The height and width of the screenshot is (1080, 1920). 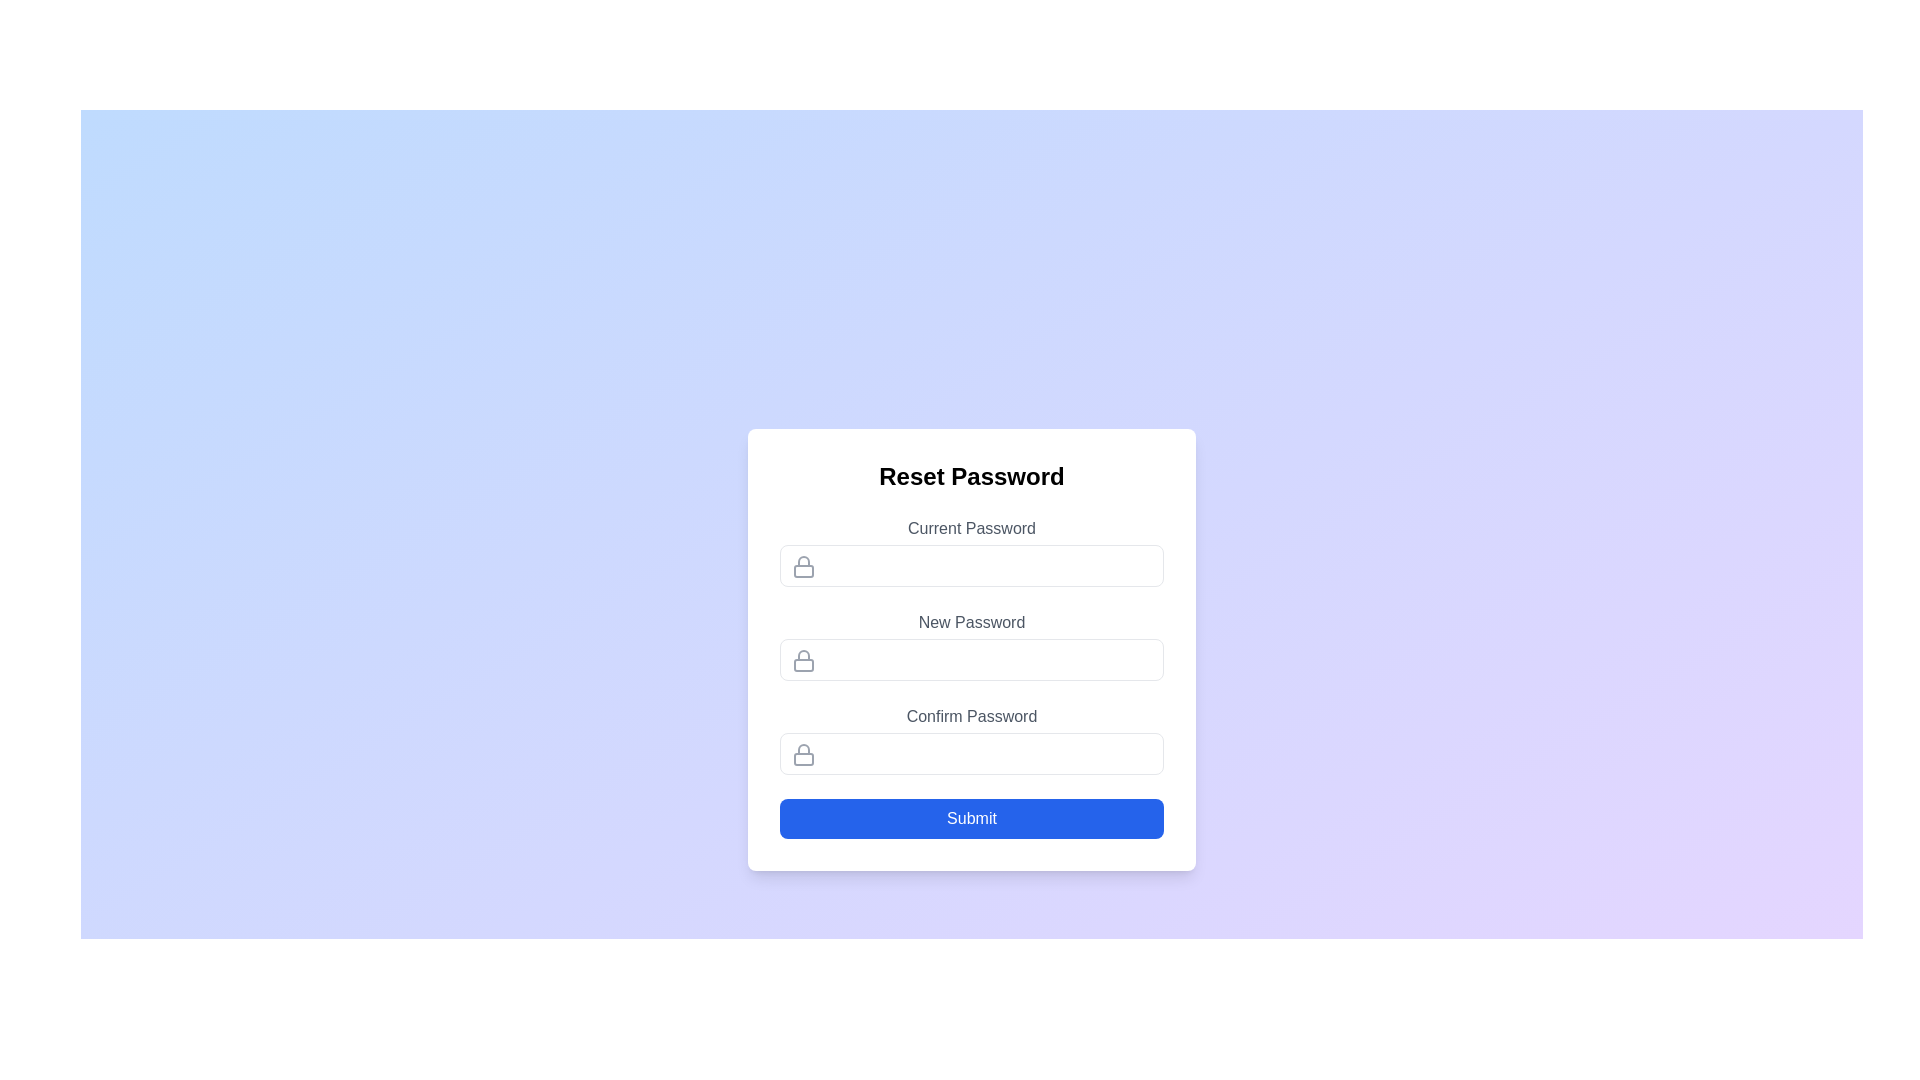 What do you see at coordinates (804, 665) in the screenshot?
I see `the lower portion of the lock icon representing the body of a lock, which signifies security functionality, located near the 'New Password' input field` at bounding box center [804, 665].